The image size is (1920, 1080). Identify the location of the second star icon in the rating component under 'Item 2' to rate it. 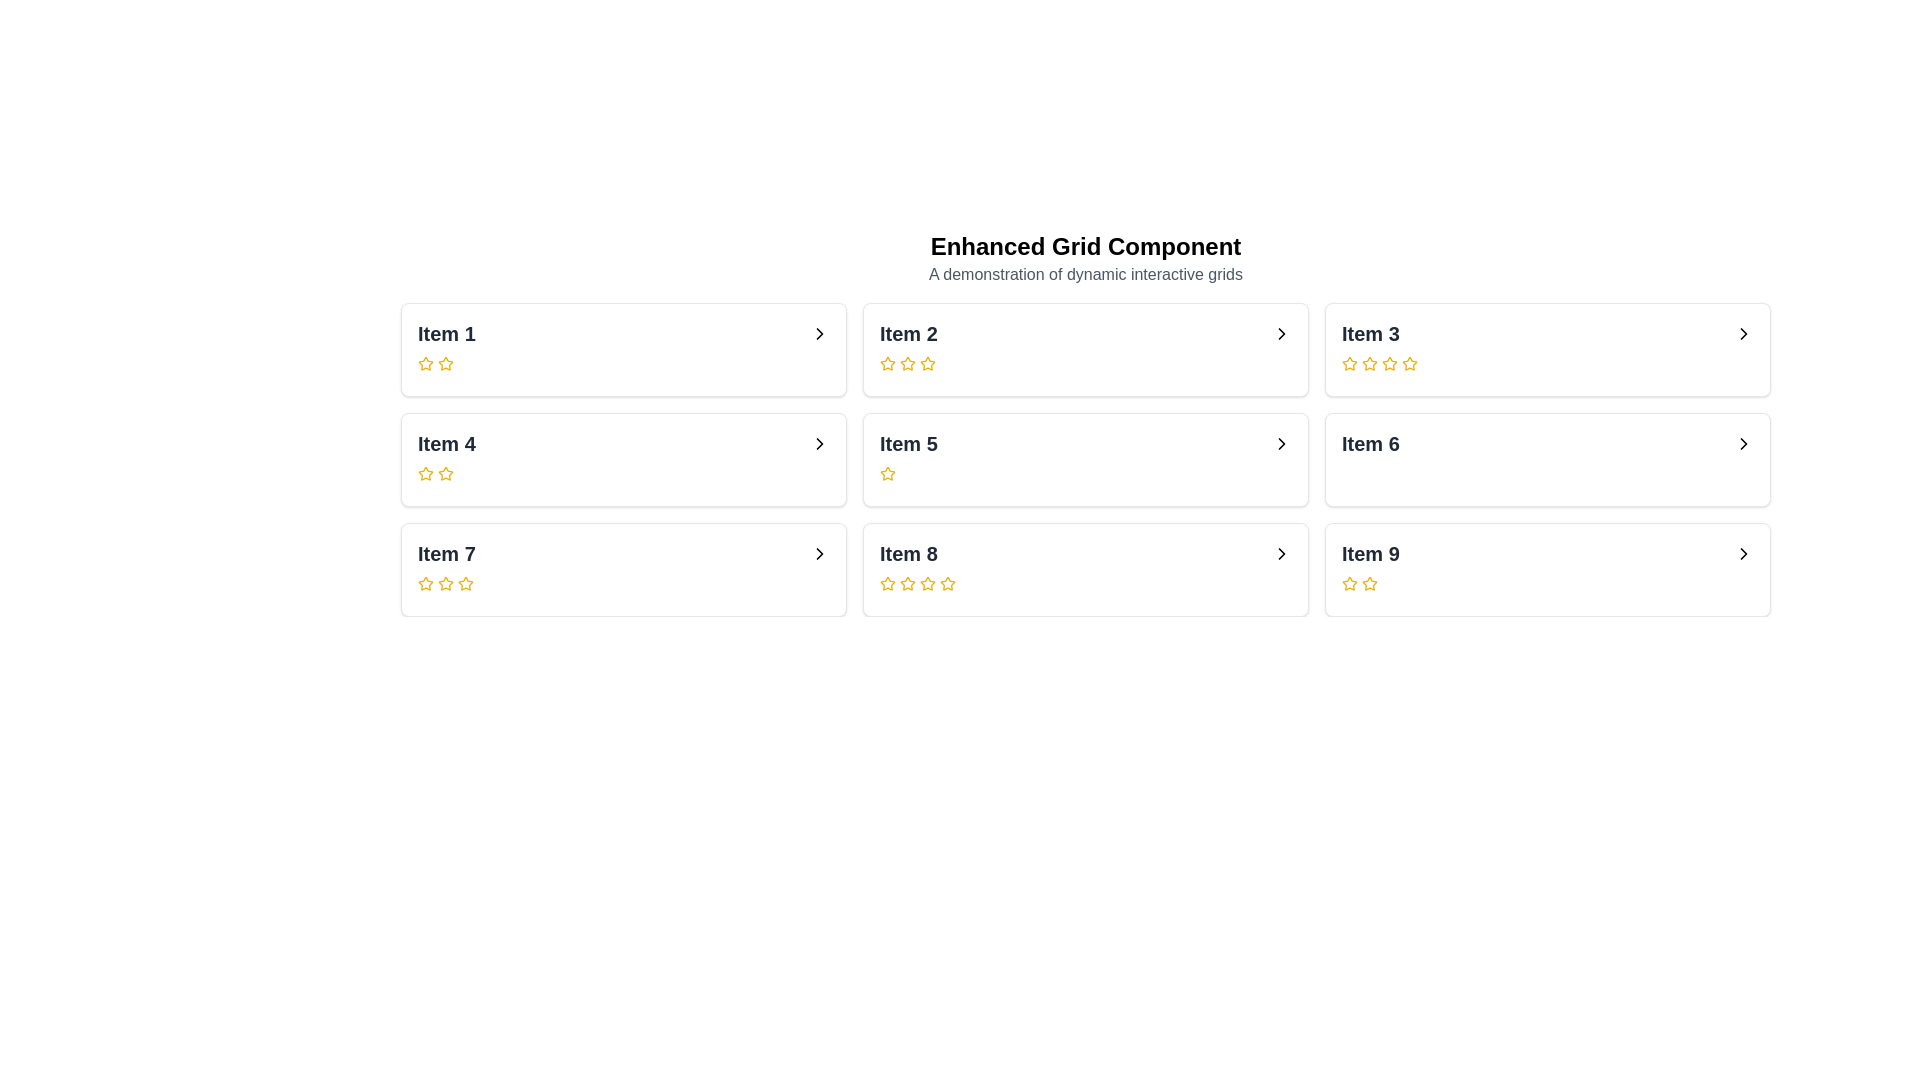
(906, 363).